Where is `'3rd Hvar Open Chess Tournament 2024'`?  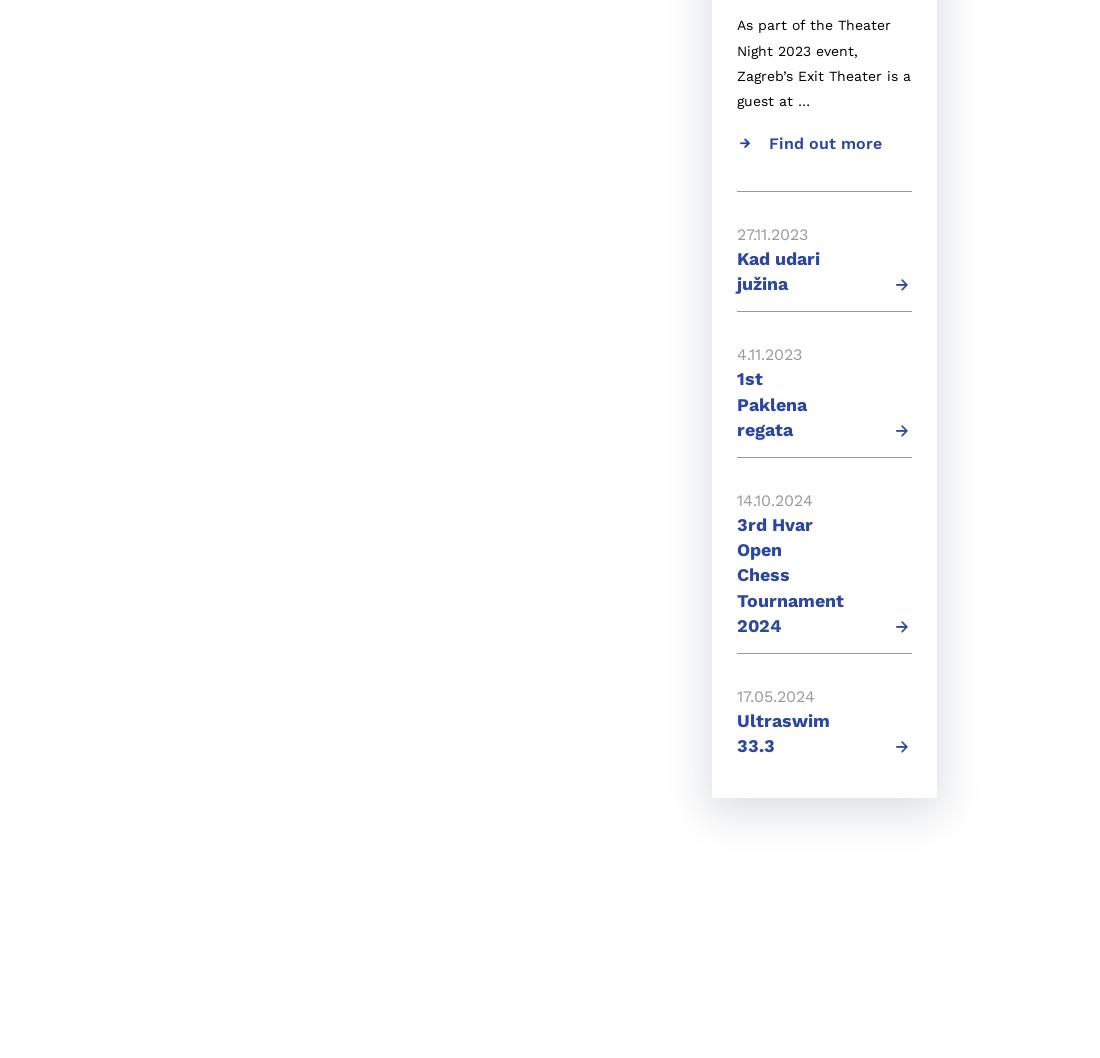
'3rd Hvar Open Chess Tournament 2024' is located at coordinates (790, 573).